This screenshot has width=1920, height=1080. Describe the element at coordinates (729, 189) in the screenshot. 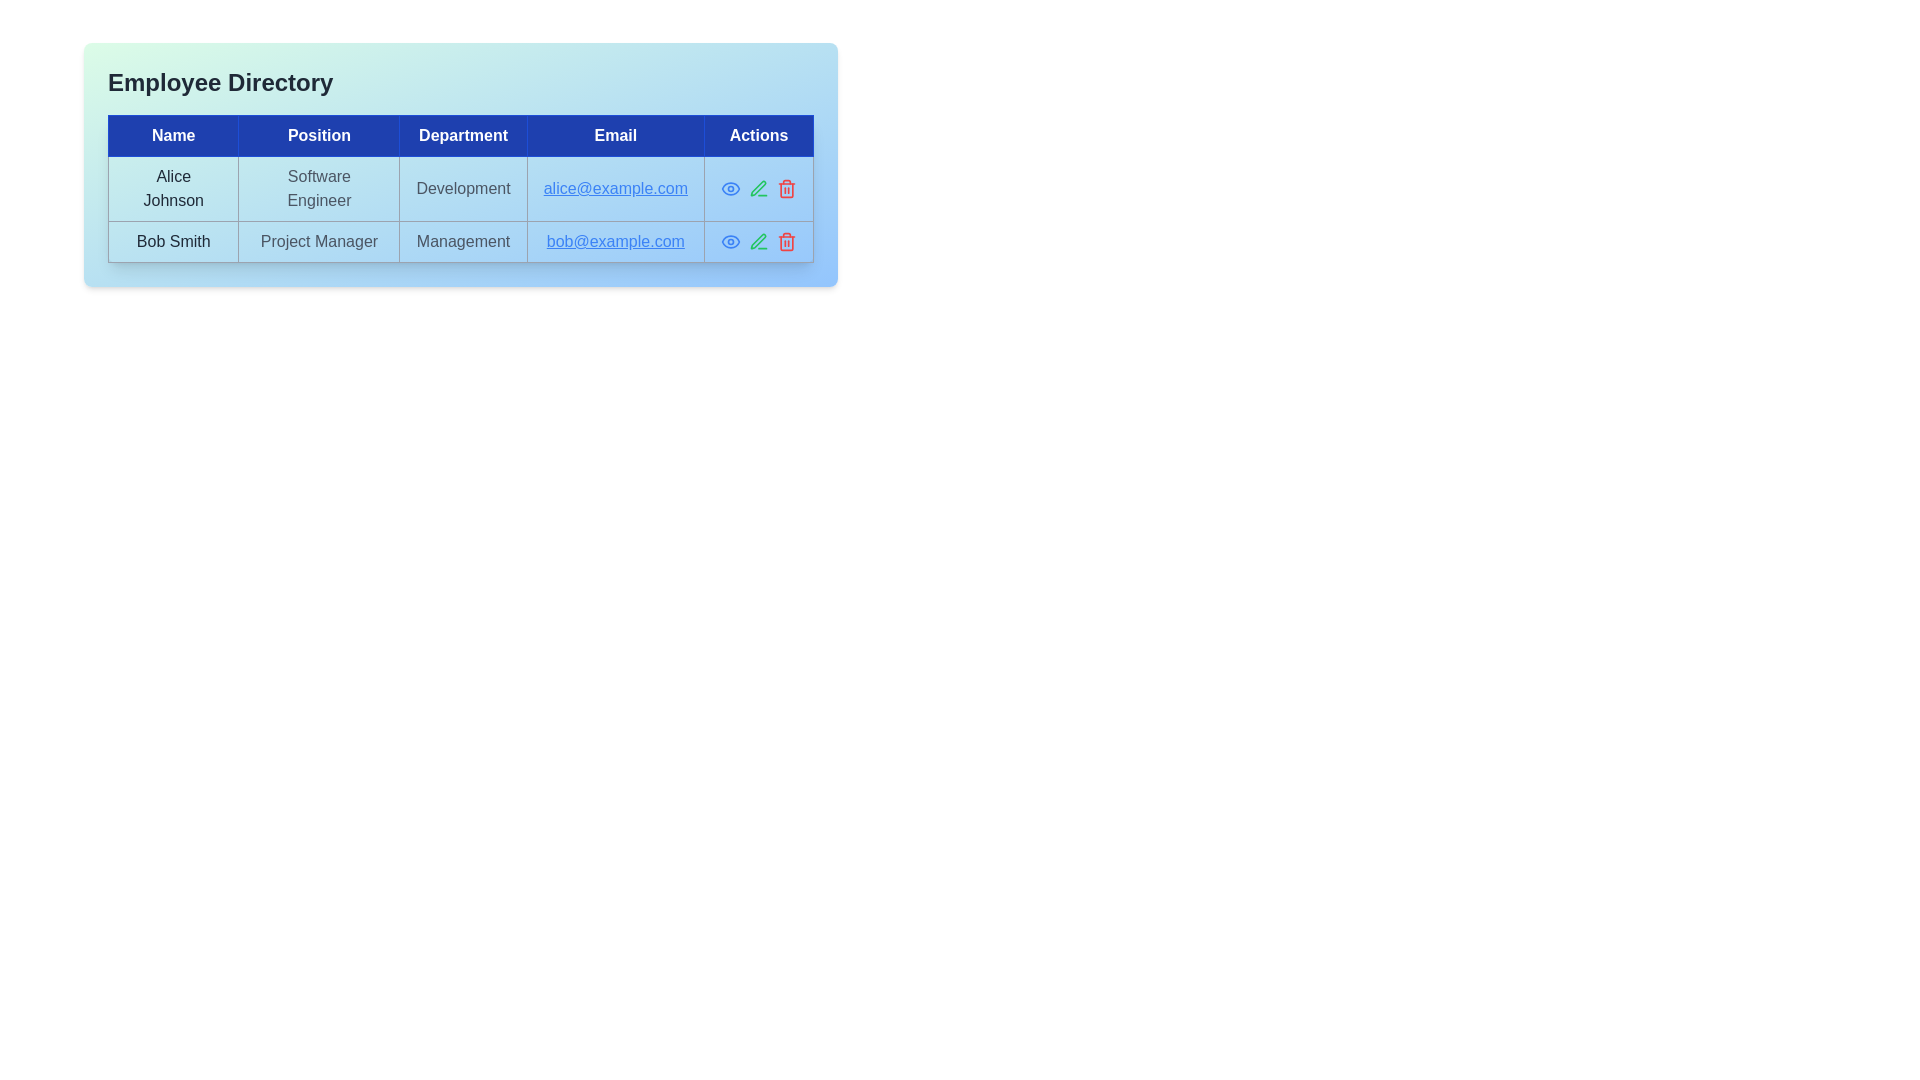

I see `the first part of the eye-shaped icon in the 'Actions' column of the second row in the 'Employee Directory' table` at that location.